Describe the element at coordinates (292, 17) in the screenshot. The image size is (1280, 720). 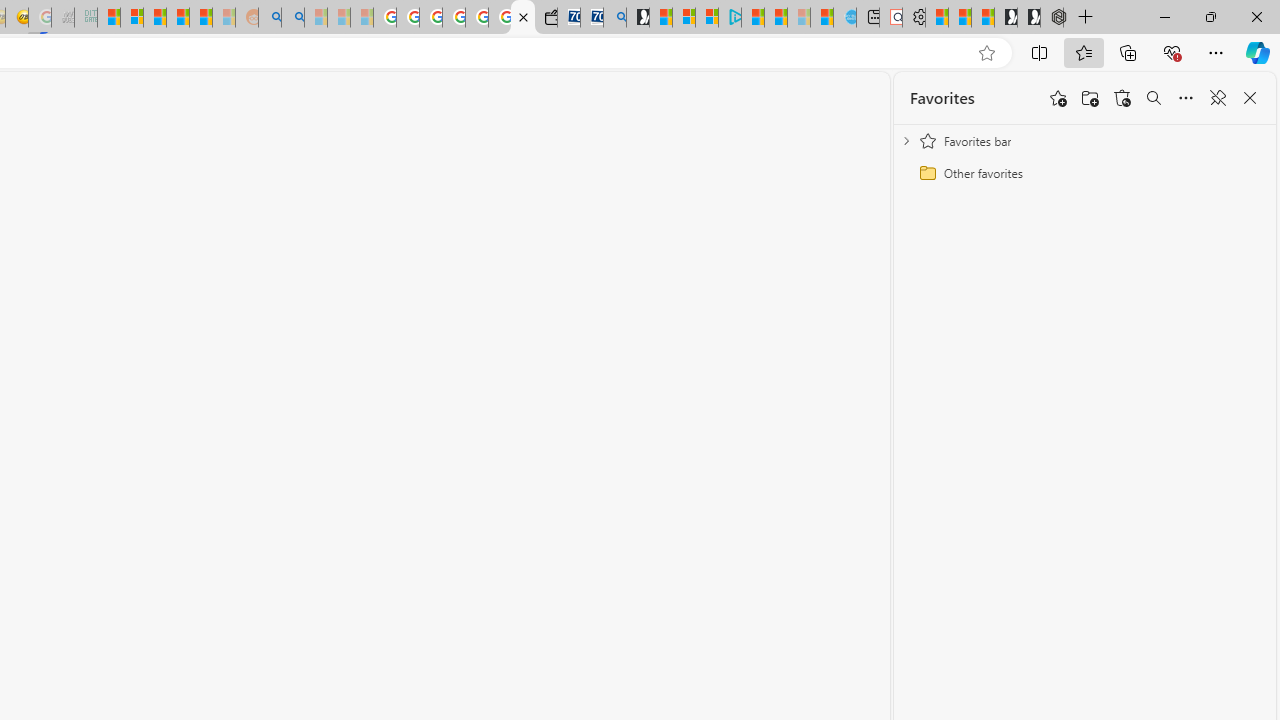
I see `'Utah sues federal government - Search'` at that location.